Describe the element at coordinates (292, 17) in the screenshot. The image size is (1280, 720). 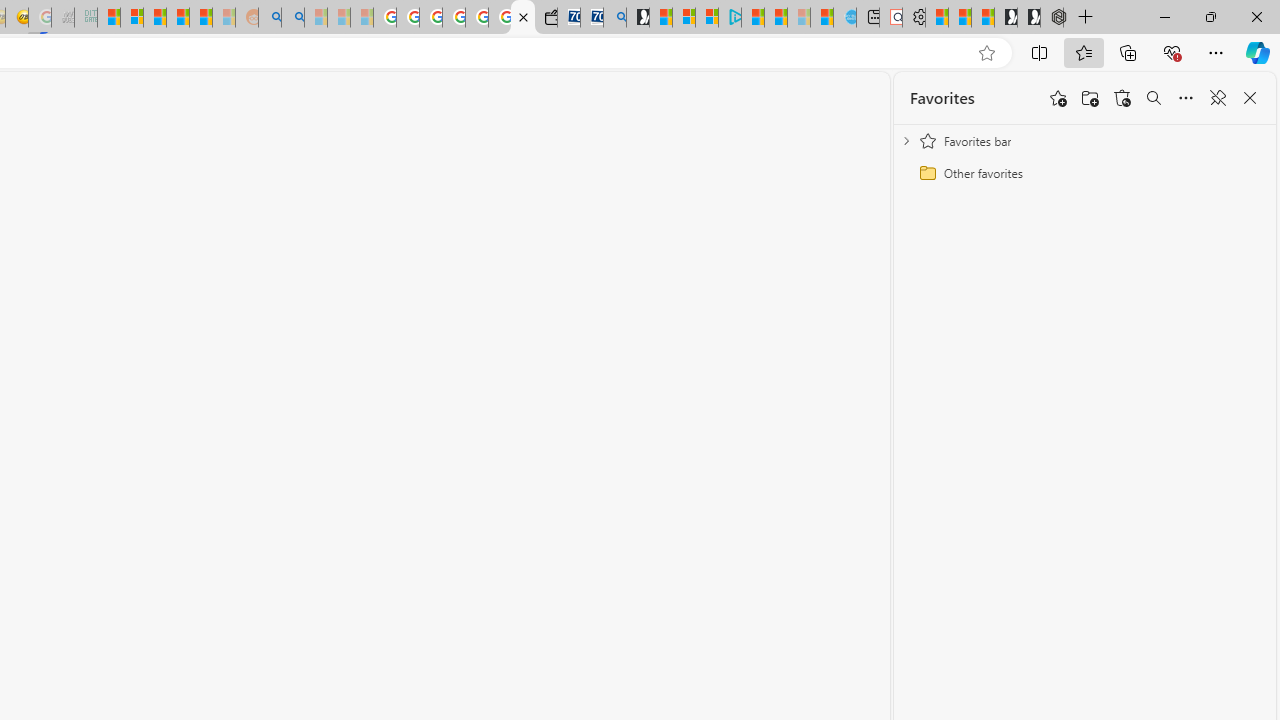
I see `'Utah sues federal government - Search'` at that location.